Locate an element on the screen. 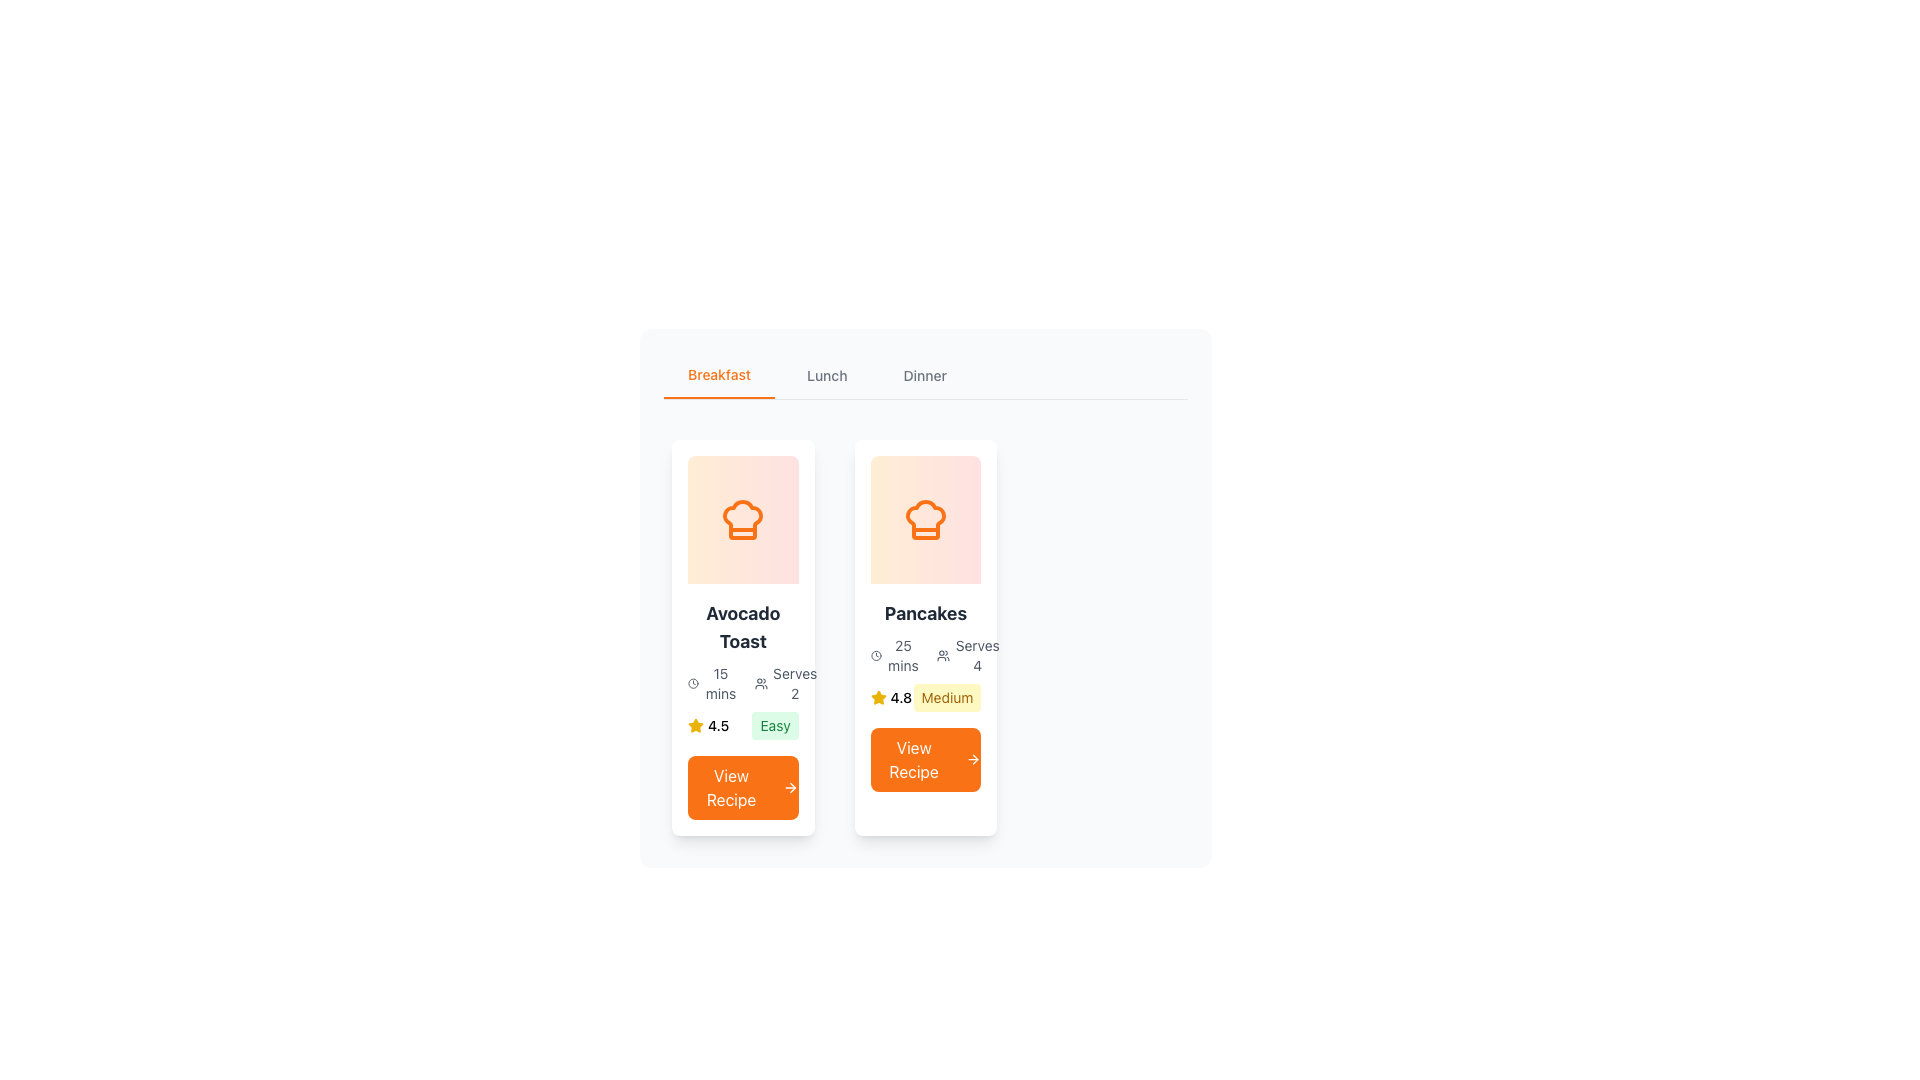 The width and height of the screenshot is (1920, 1080). the time displayed in the Time indicator for the recipe titled 'Pancakes', located on the right-hand card beneath the title and next to the serving information is located at coordinates (894, 655).